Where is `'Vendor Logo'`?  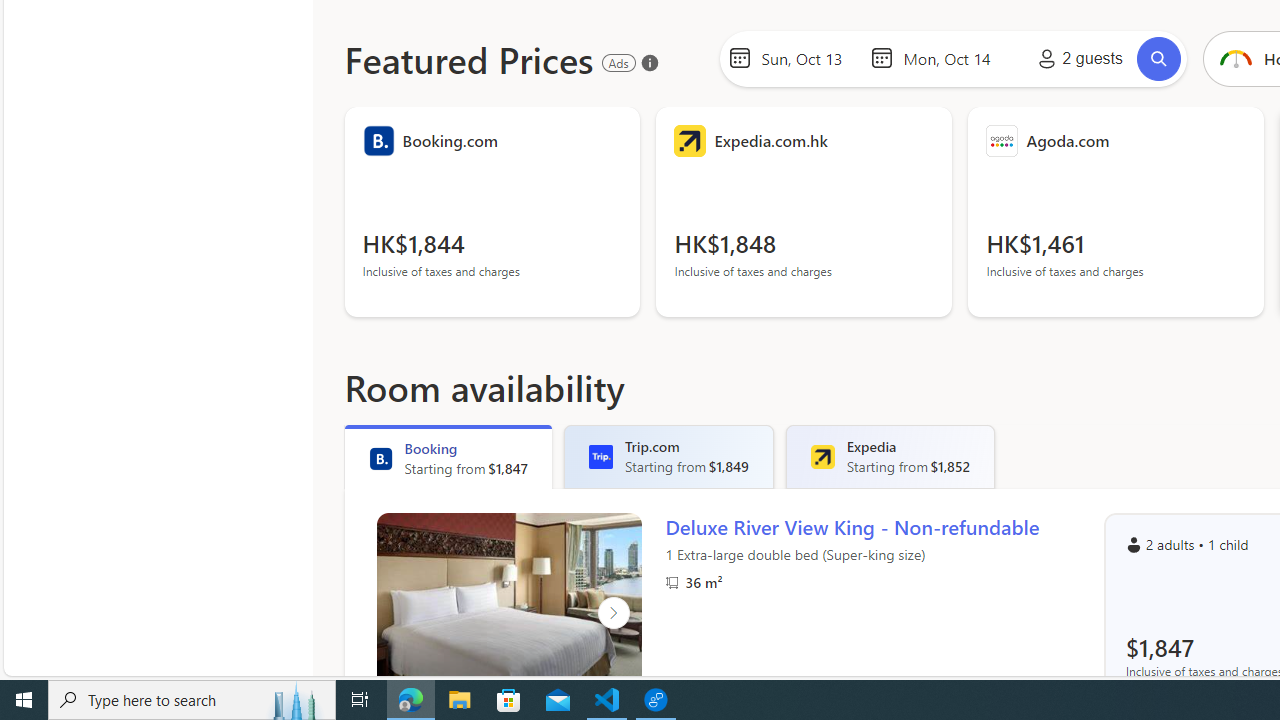 'Vendor Logo' is located at coordinates (1002, 140).